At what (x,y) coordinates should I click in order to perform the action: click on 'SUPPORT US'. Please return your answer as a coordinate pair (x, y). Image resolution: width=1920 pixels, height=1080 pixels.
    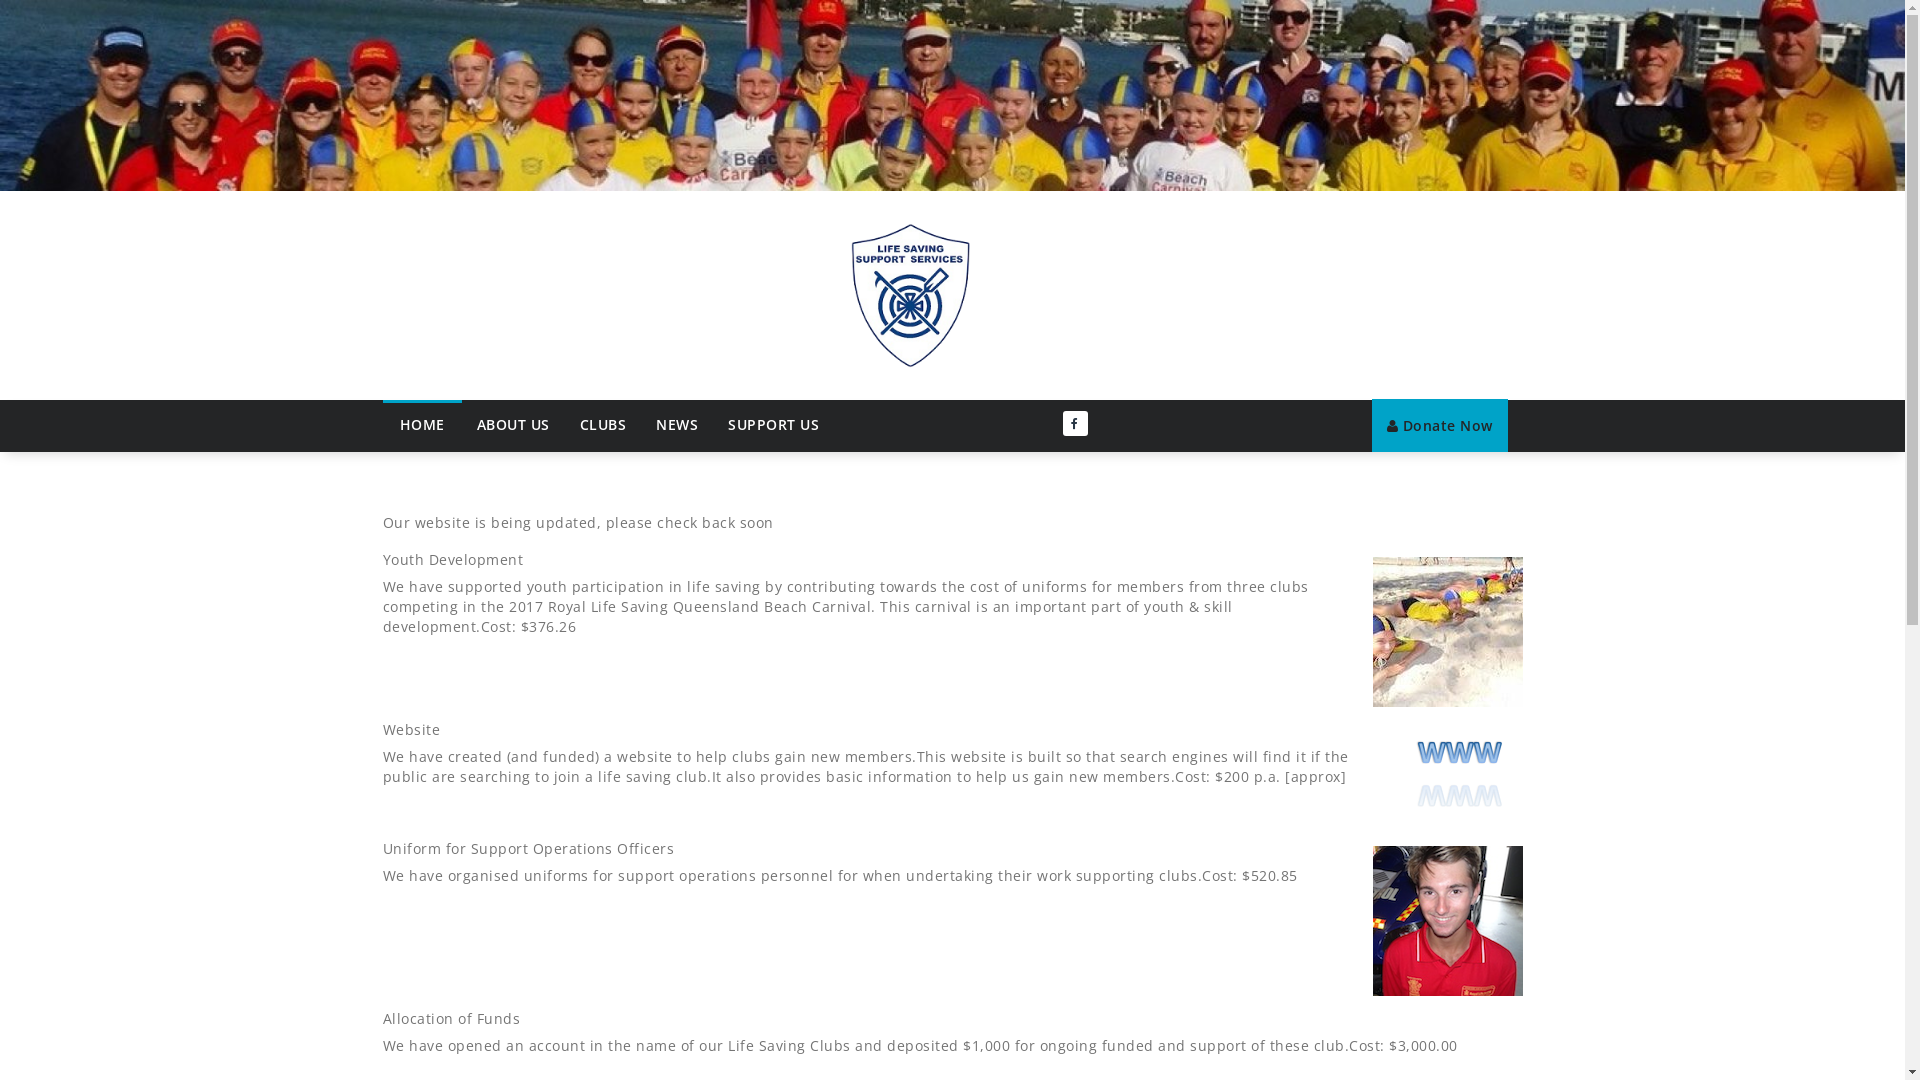
    Looking at the image, I should click on (772, 423).